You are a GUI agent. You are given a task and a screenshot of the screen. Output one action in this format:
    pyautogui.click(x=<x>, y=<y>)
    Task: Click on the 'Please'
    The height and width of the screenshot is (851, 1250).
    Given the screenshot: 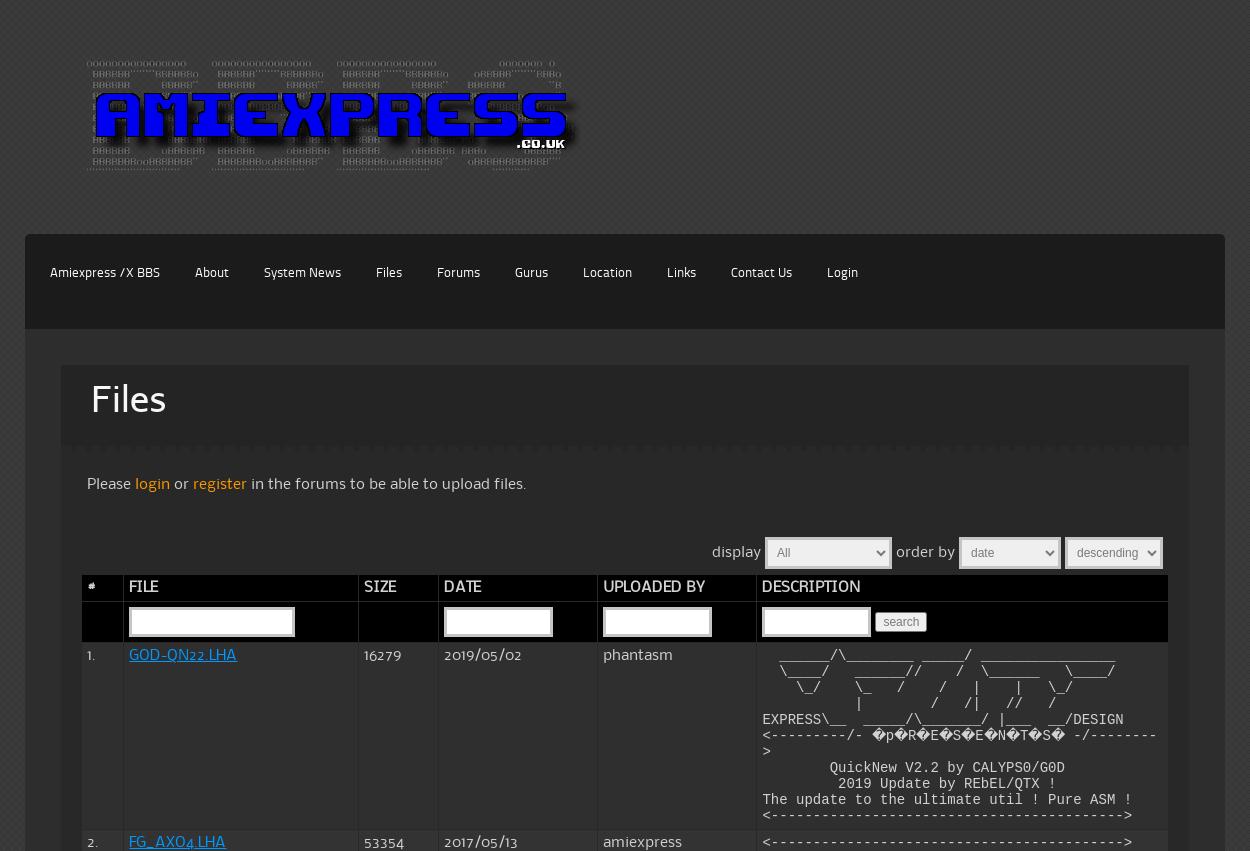 What is the action you would take?
    pyautogui.click(x=110, y=482)
    